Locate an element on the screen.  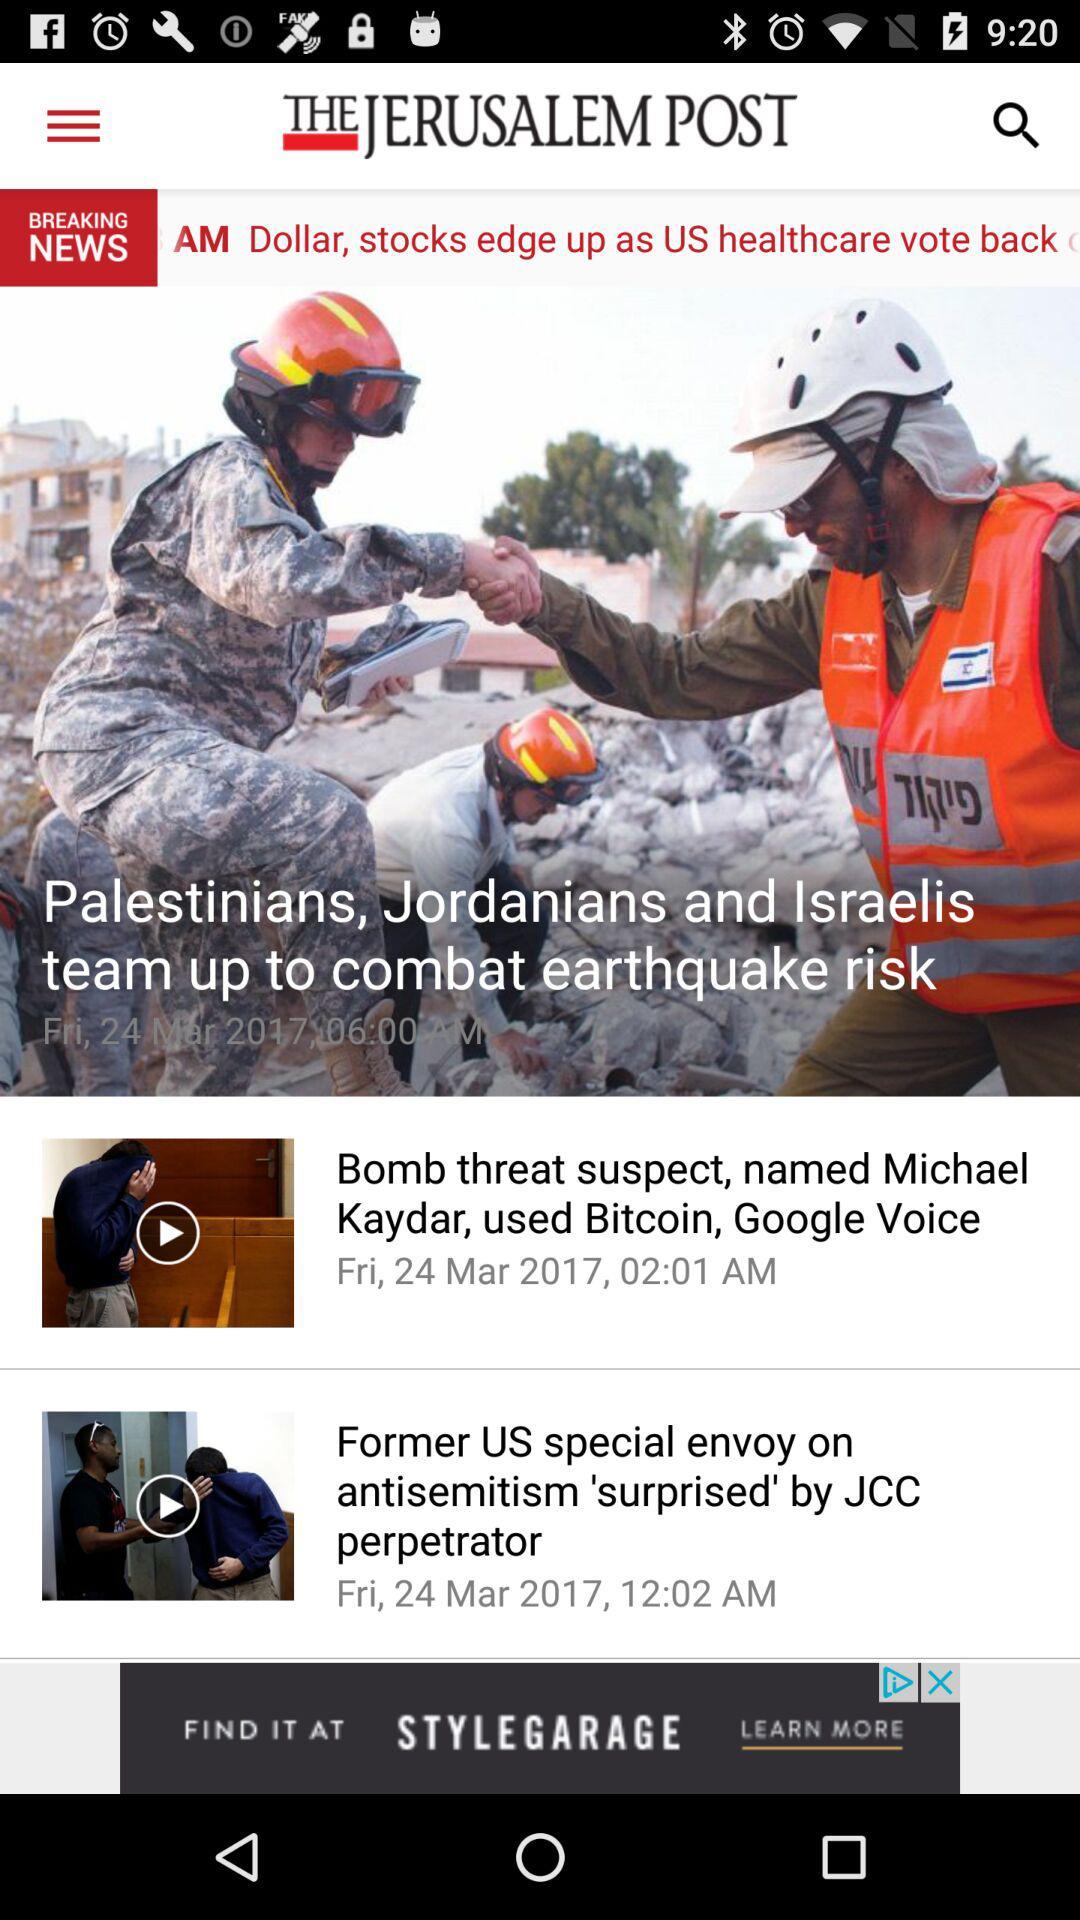
open the article is located at coordinates (540, 691).